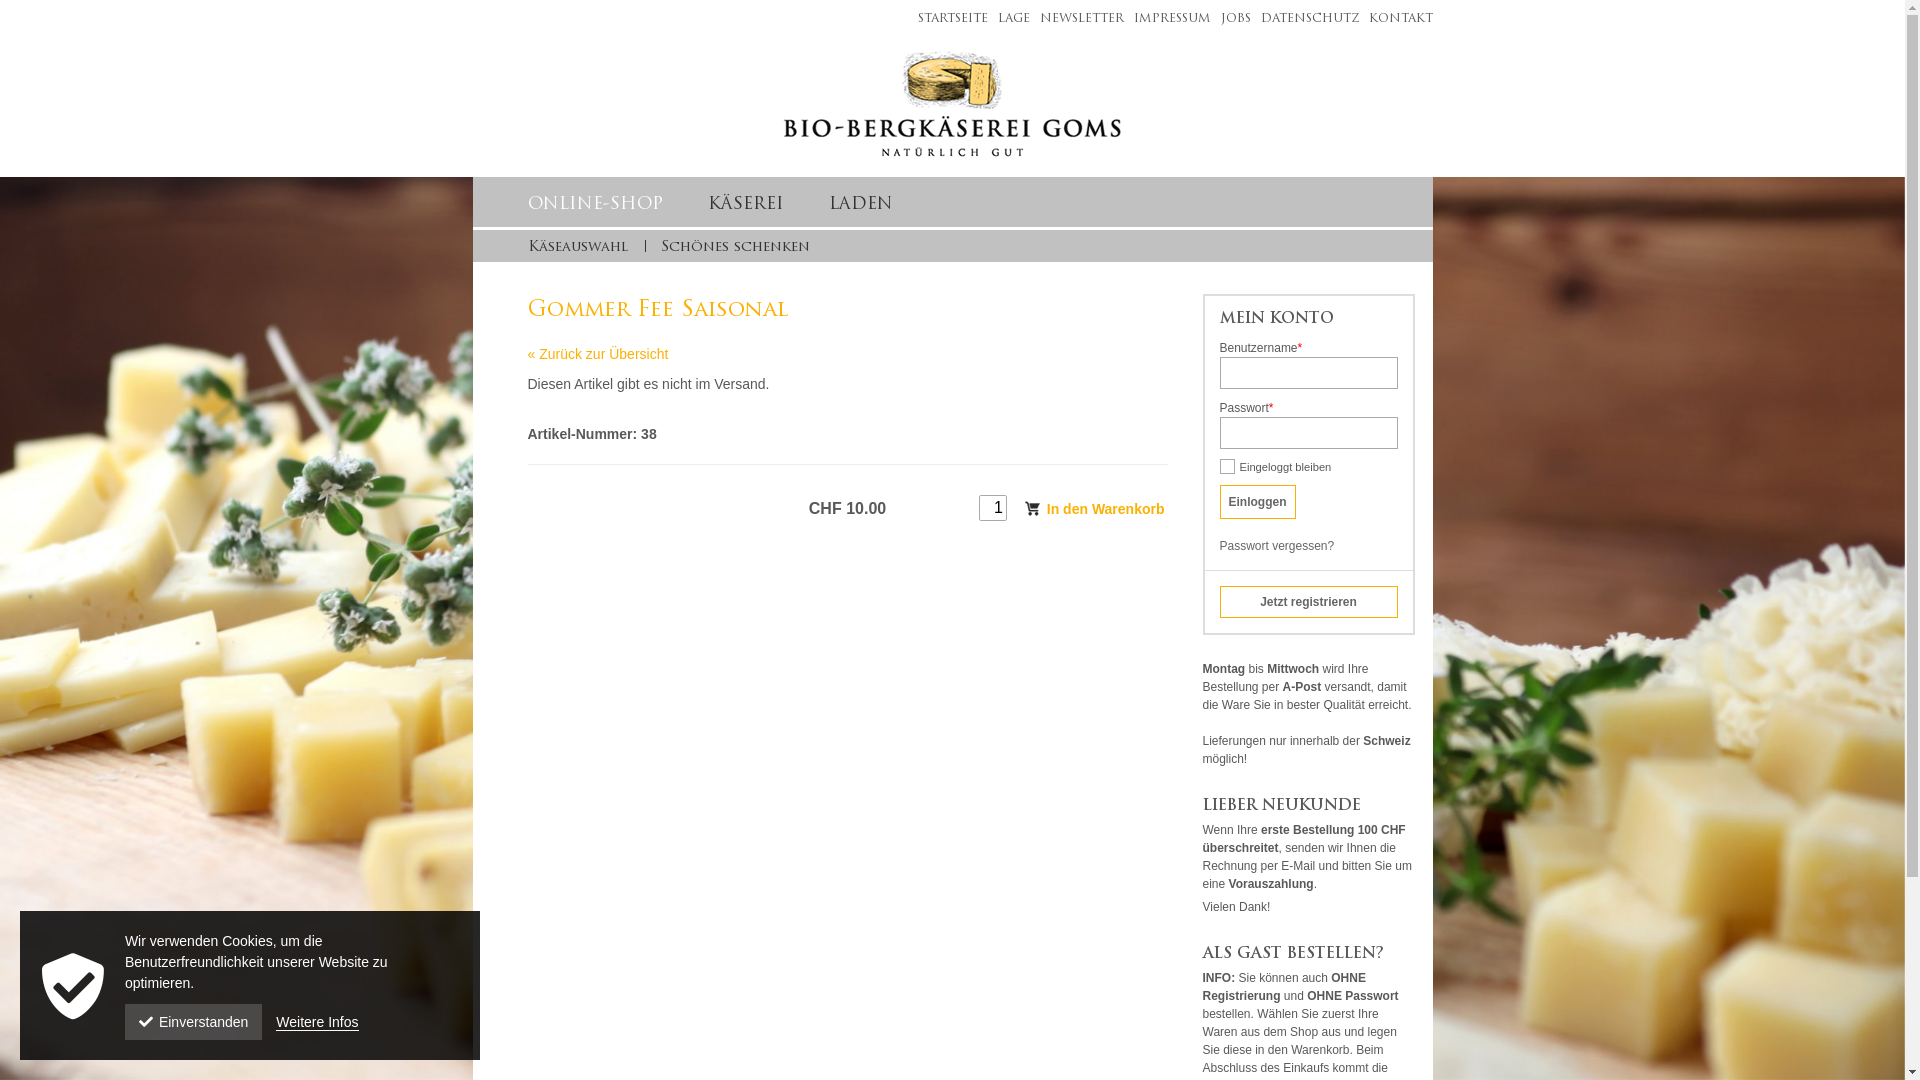 Image resolution: width=1920 pixels, height=1080 pixels. What do you see at coordinates (1218, 546) in the screenshot?
I see `'Passwort vergessen?'` at bounding box center [1218, 546].